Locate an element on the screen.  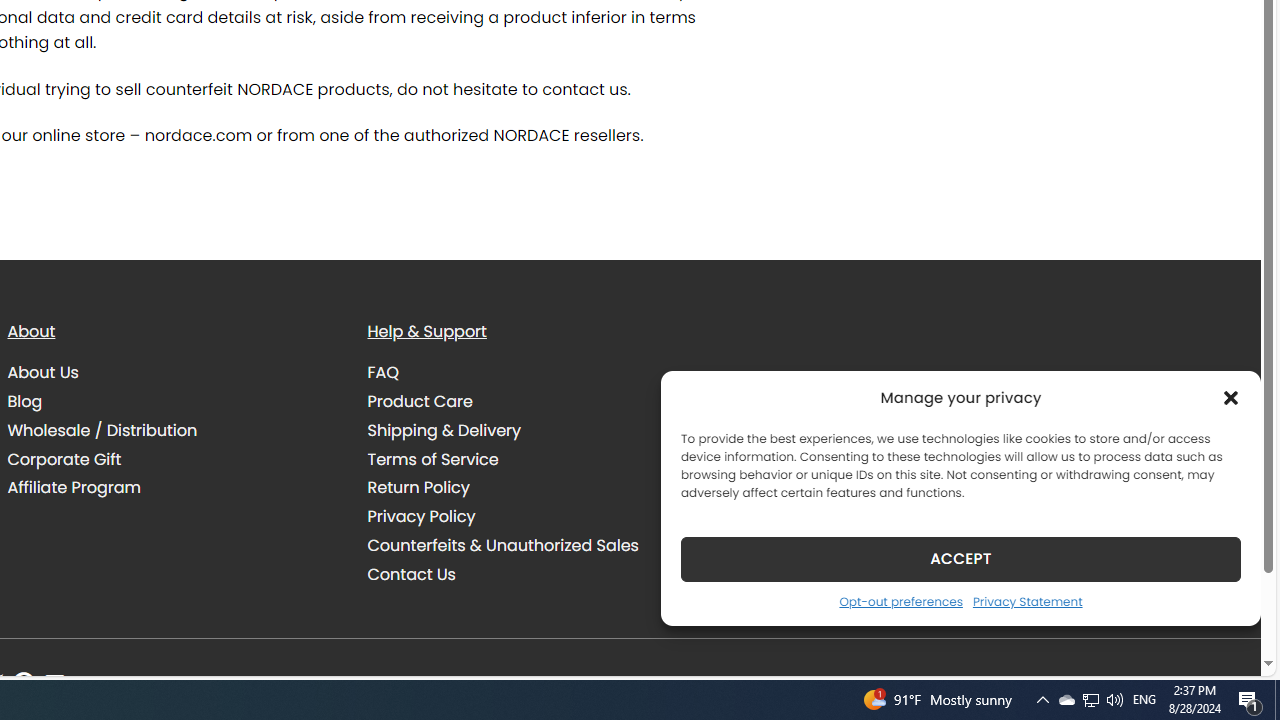
'Corporate Gift' is located at coordinates (64, 458).